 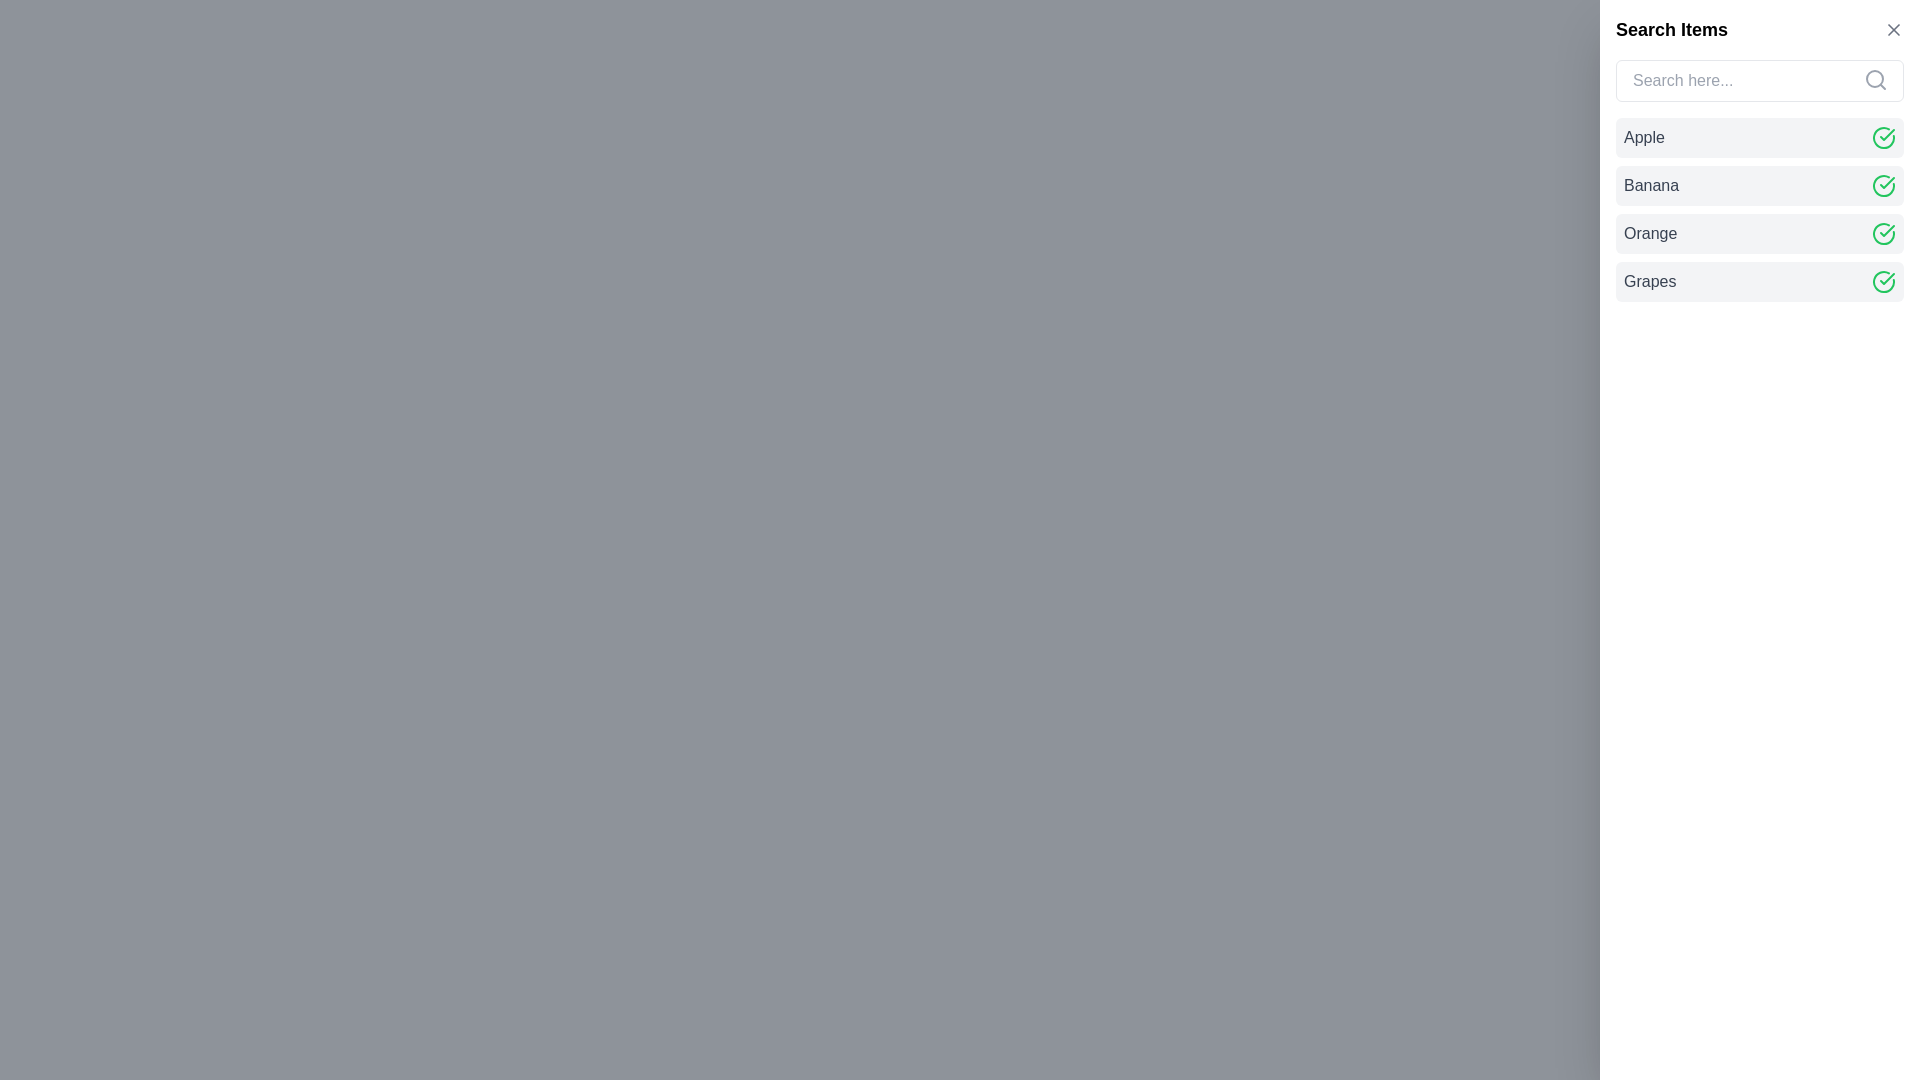 What do you see at coordinates (1893, 30) in the screenshot?
I see `the close button located at the top-right corner of the 'Search Items' panel` at bounding box center [1893, 30].